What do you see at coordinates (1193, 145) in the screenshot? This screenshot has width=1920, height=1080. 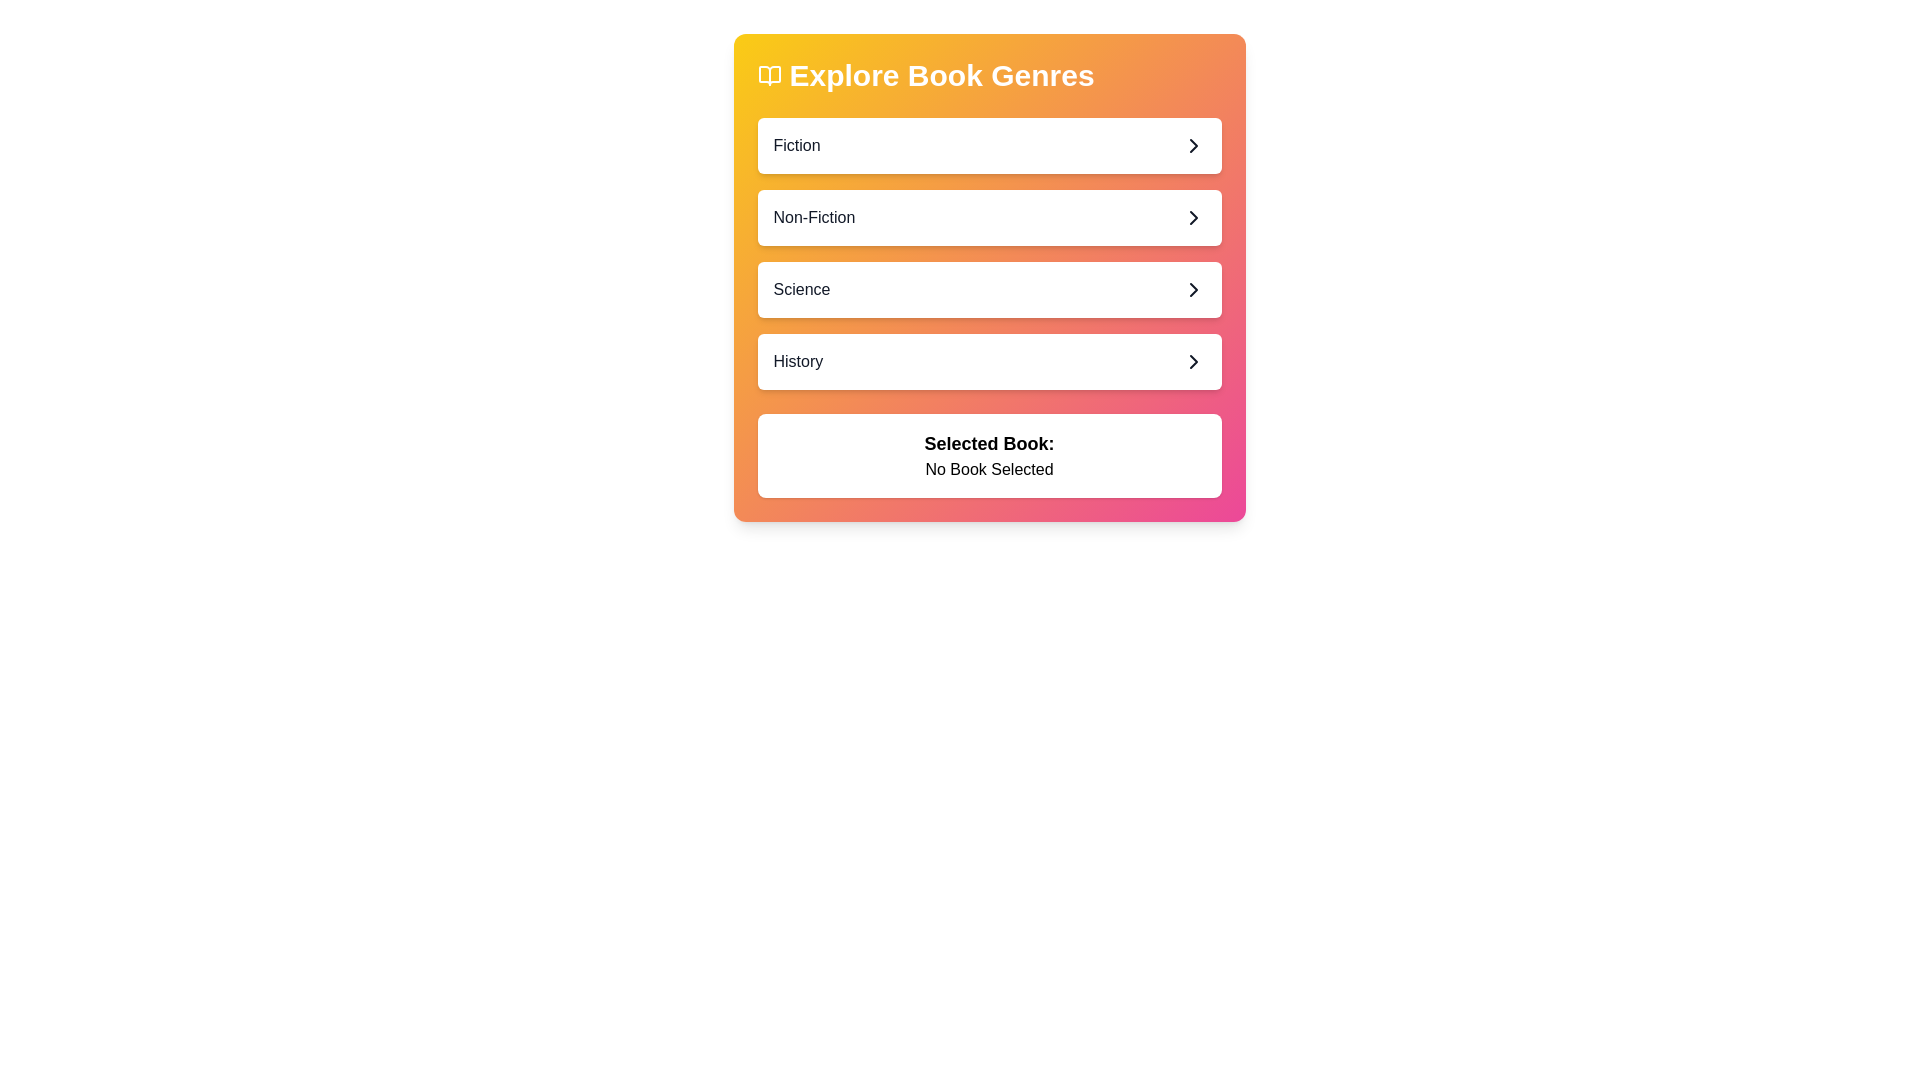 I see `the rightward-facing chevron icon indicating that the 'Fiction' option can lead to a subsequent page in the 'Explore Book Genres' section` at bounding box center [1193, 145].